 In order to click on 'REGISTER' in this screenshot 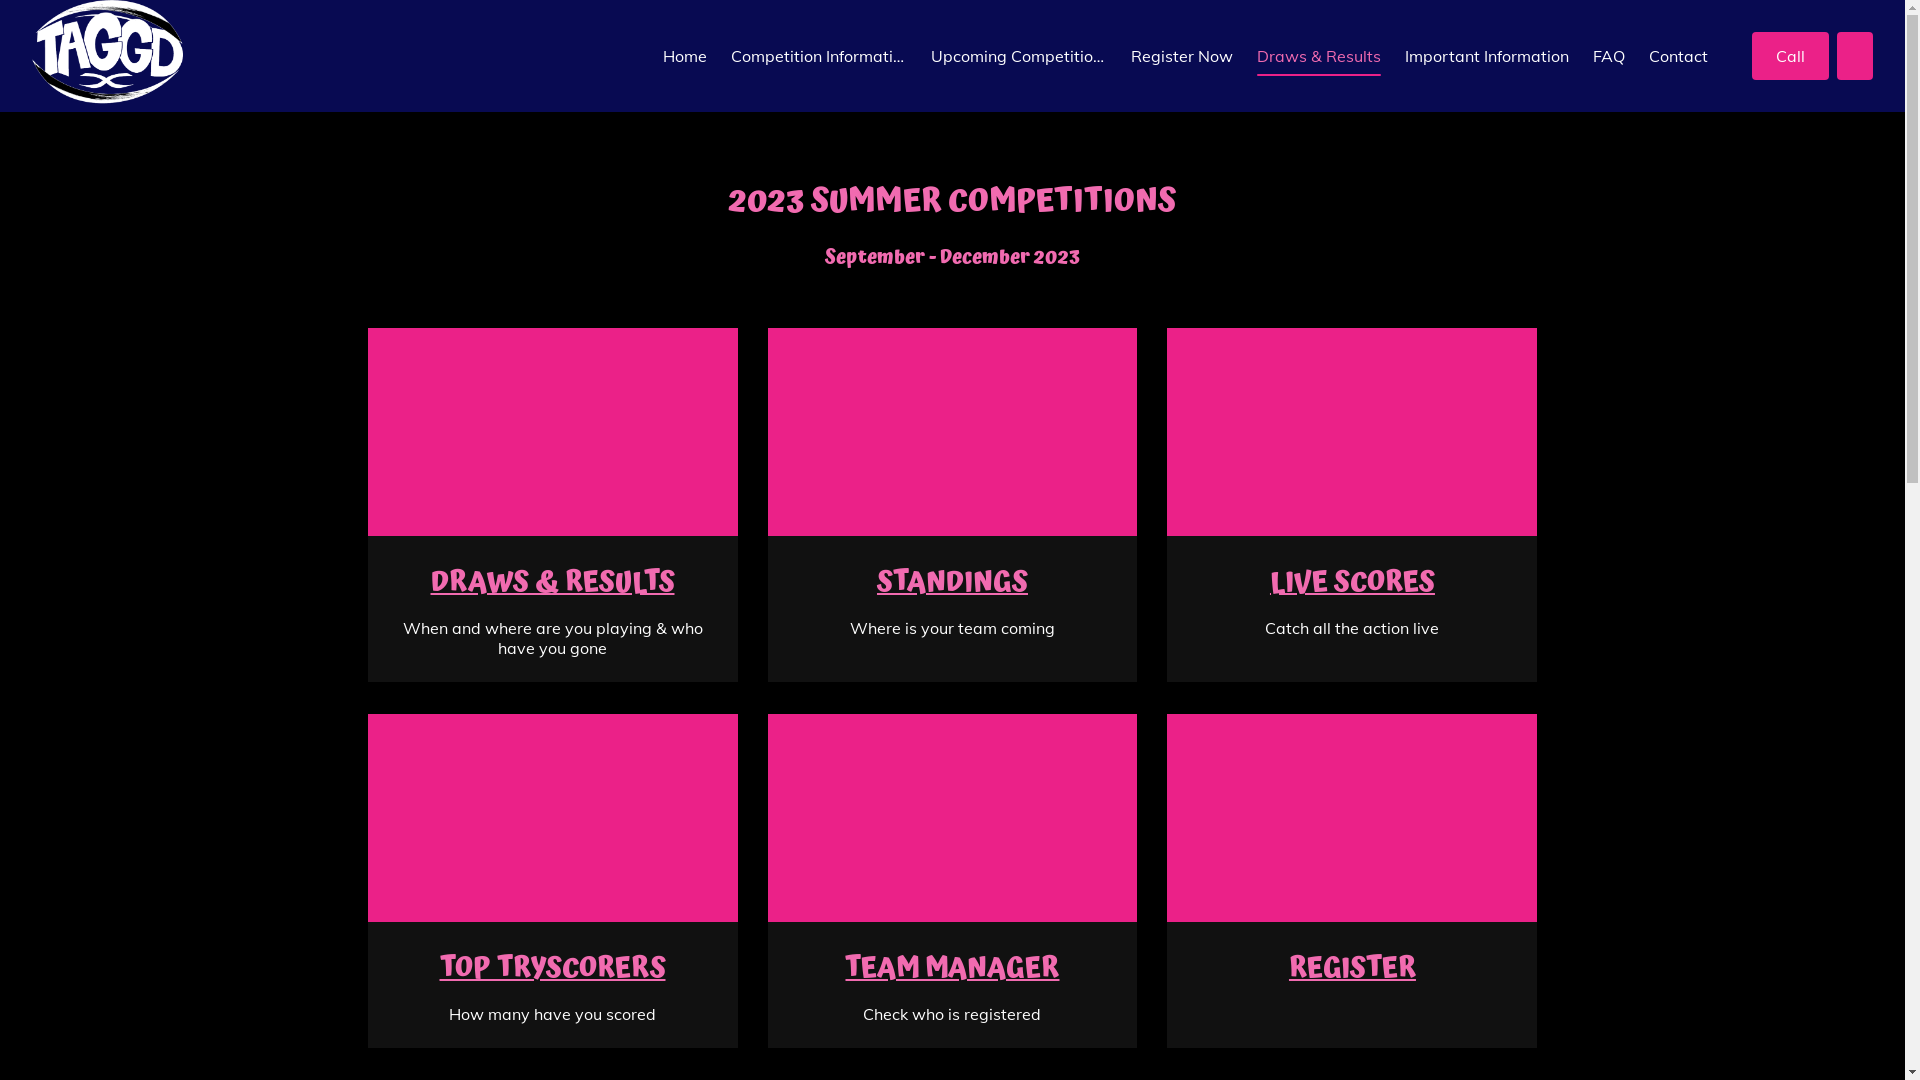, I will do `click(1289, 967)`.